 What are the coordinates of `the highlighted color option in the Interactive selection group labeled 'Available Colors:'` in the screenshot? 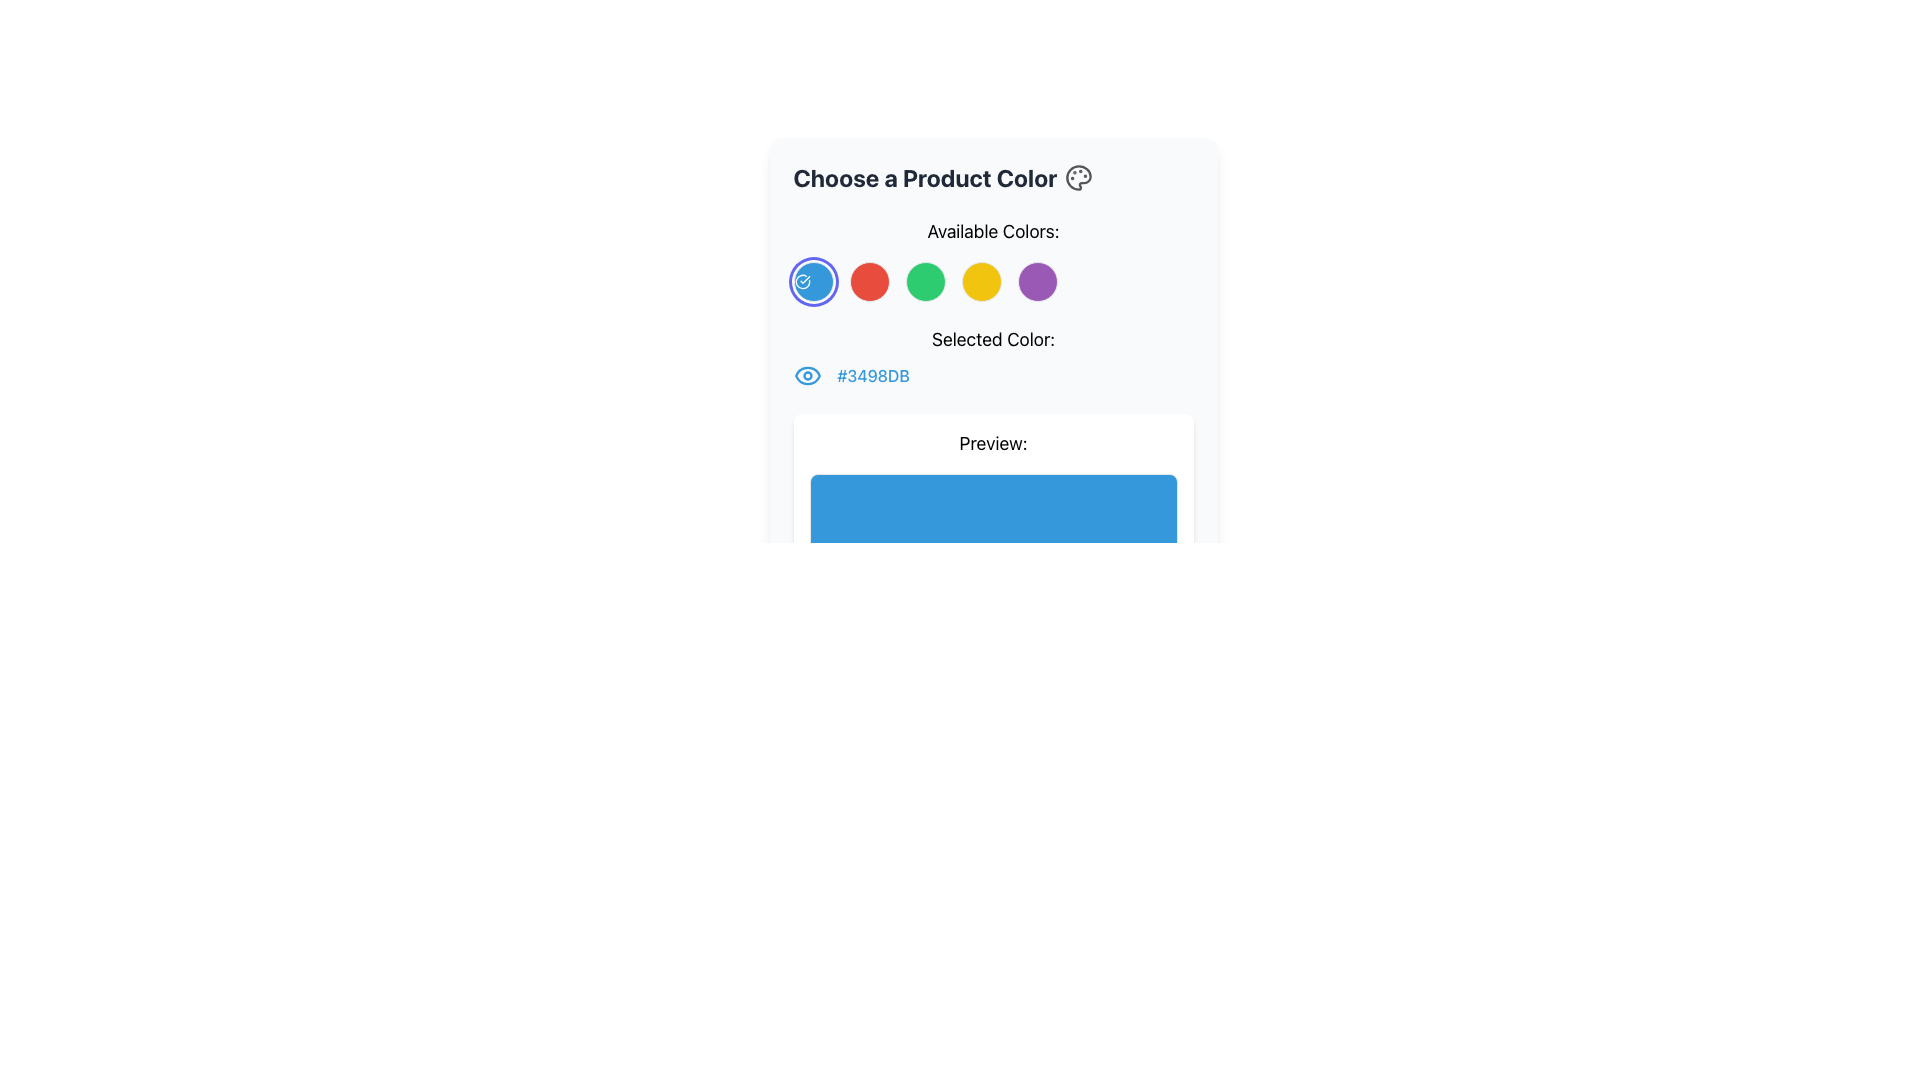 It's located at (993, 258).